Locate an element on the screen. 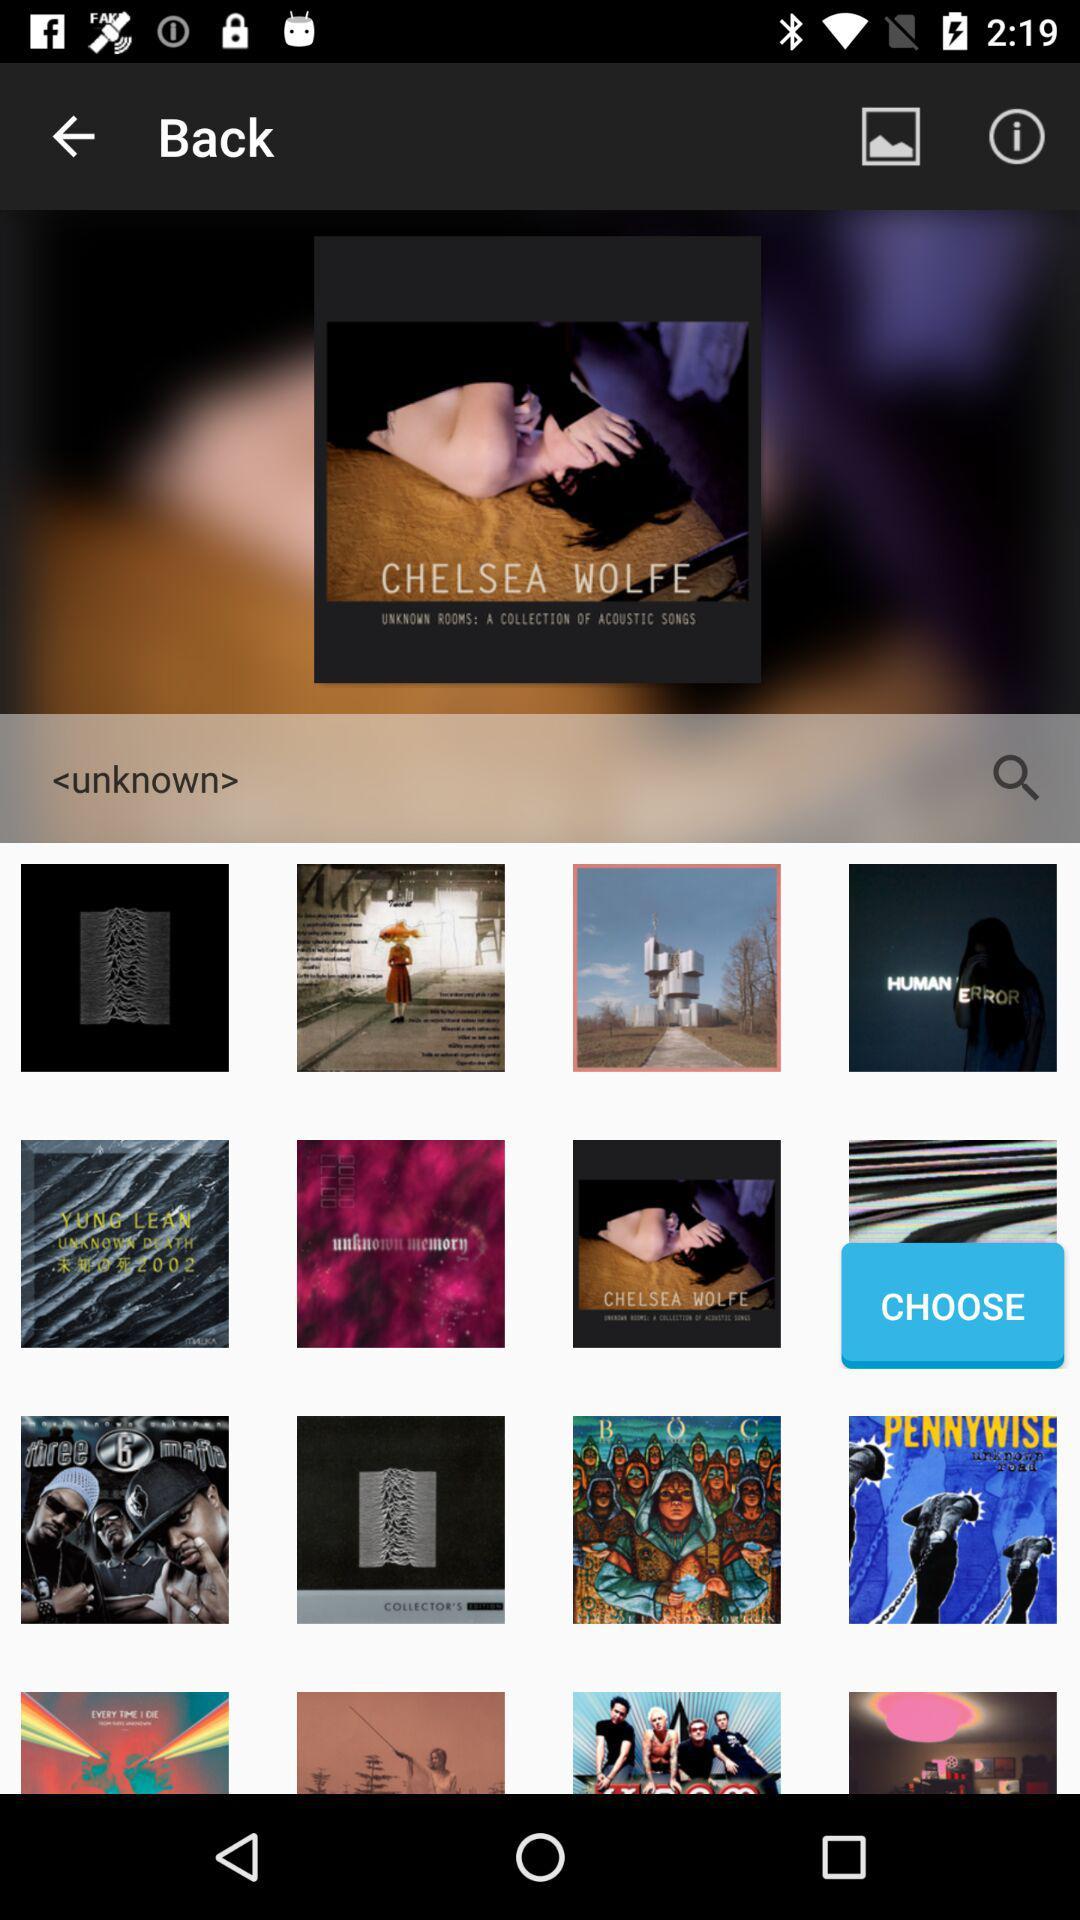  item next to the back app is located at coordinates (72, 135).